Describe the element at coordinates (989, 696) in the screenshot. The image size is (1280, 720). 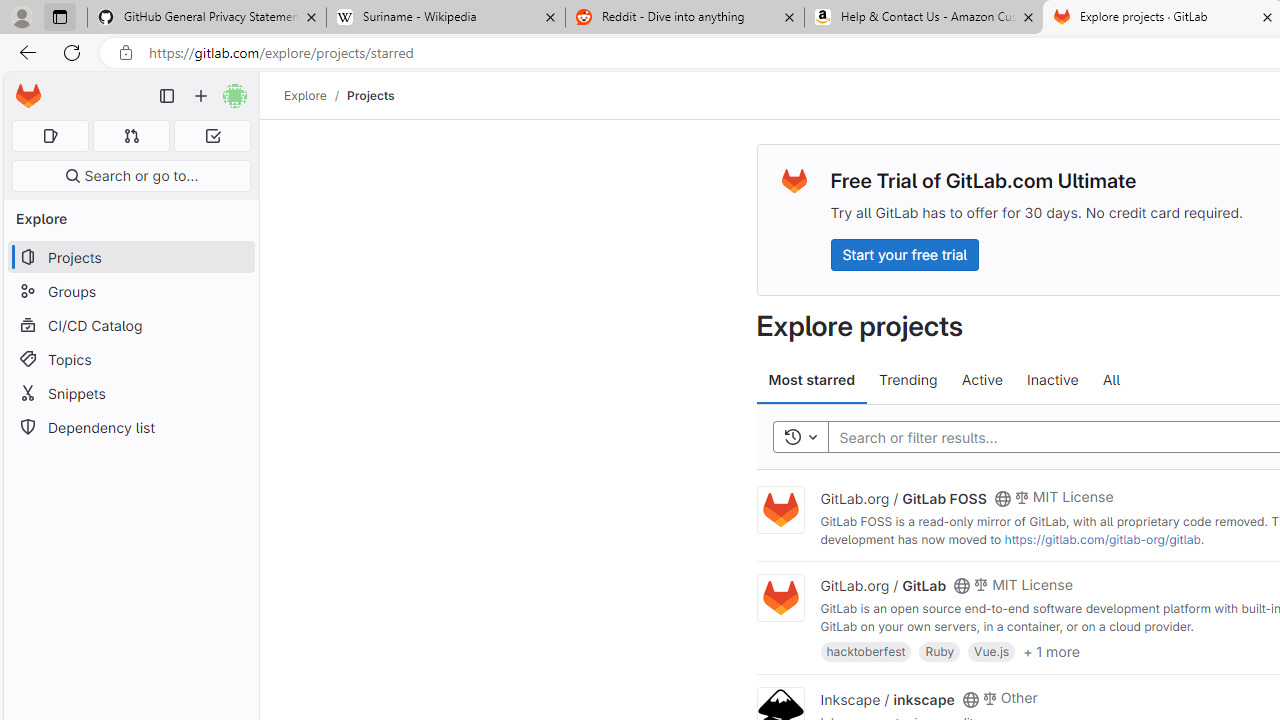
I see `'Class: s14 gl-mr-2'` at that location.